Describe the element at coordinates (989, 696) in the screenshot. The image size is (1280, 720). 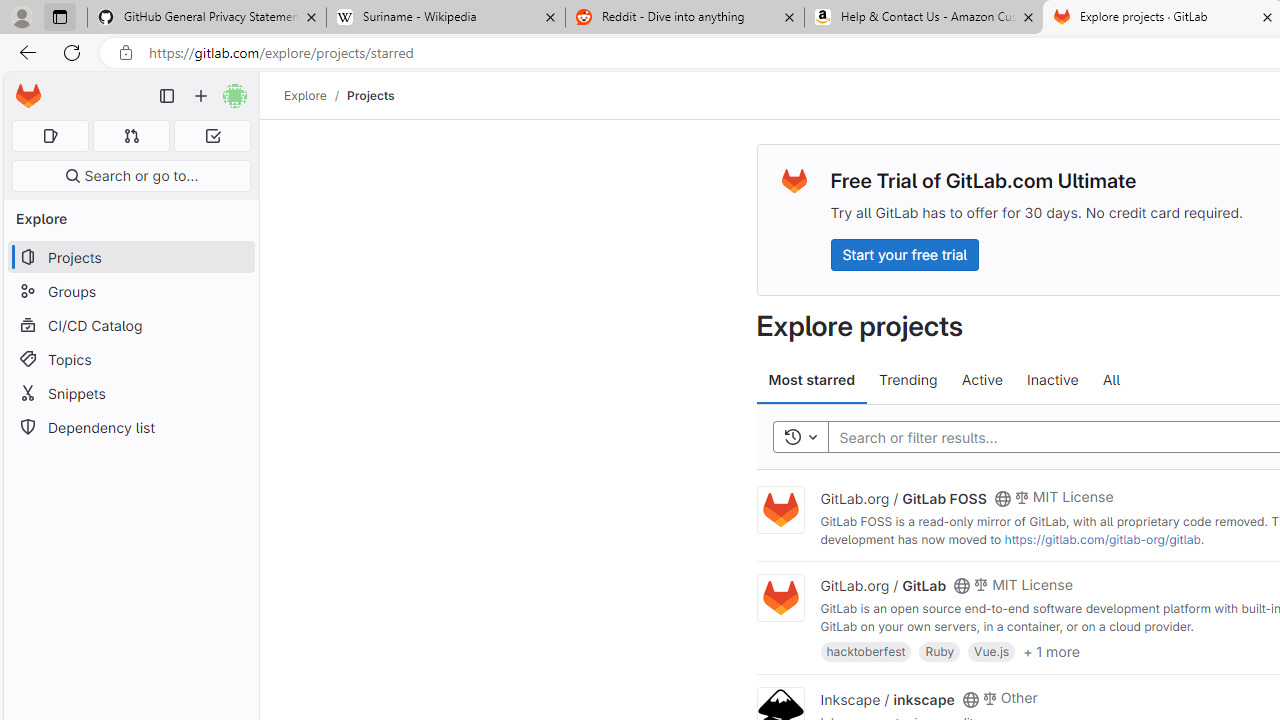
I see `'Class: s14 gl-mr-2'` at that location.